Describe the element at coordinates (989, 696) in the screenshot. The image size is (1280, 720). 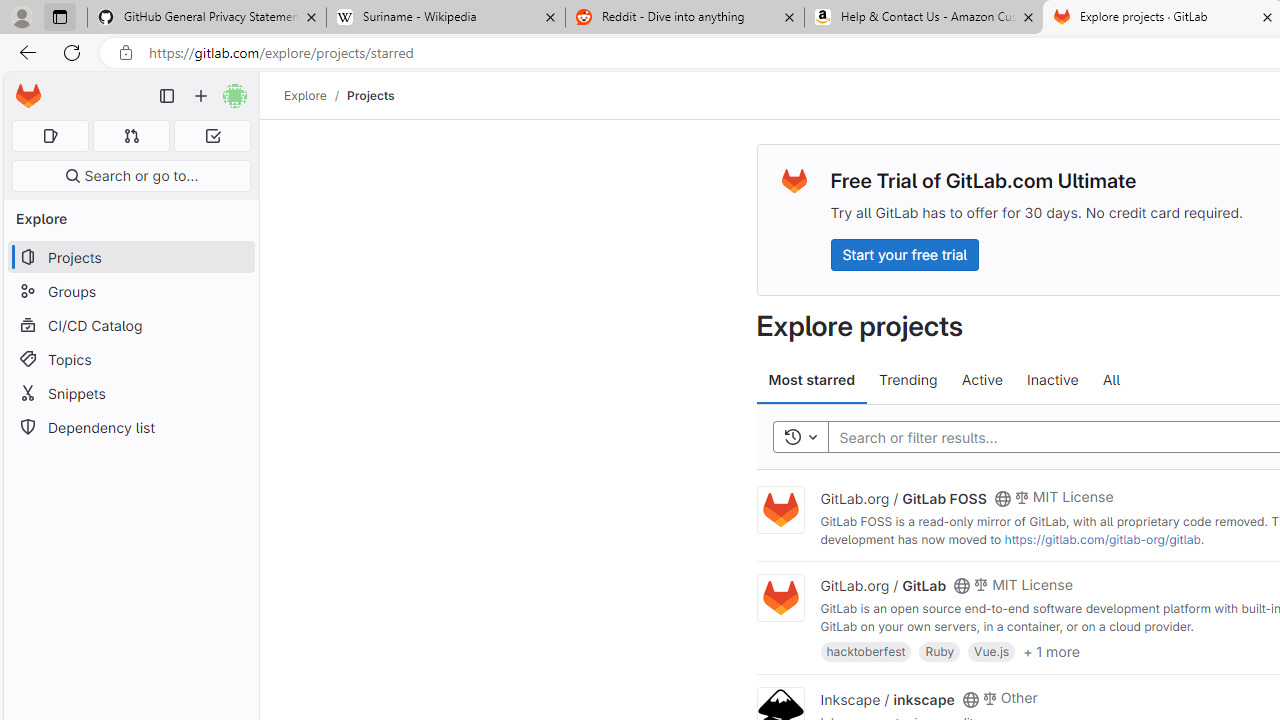
I see `'Class: s14 gl-mr-2'` at that location.